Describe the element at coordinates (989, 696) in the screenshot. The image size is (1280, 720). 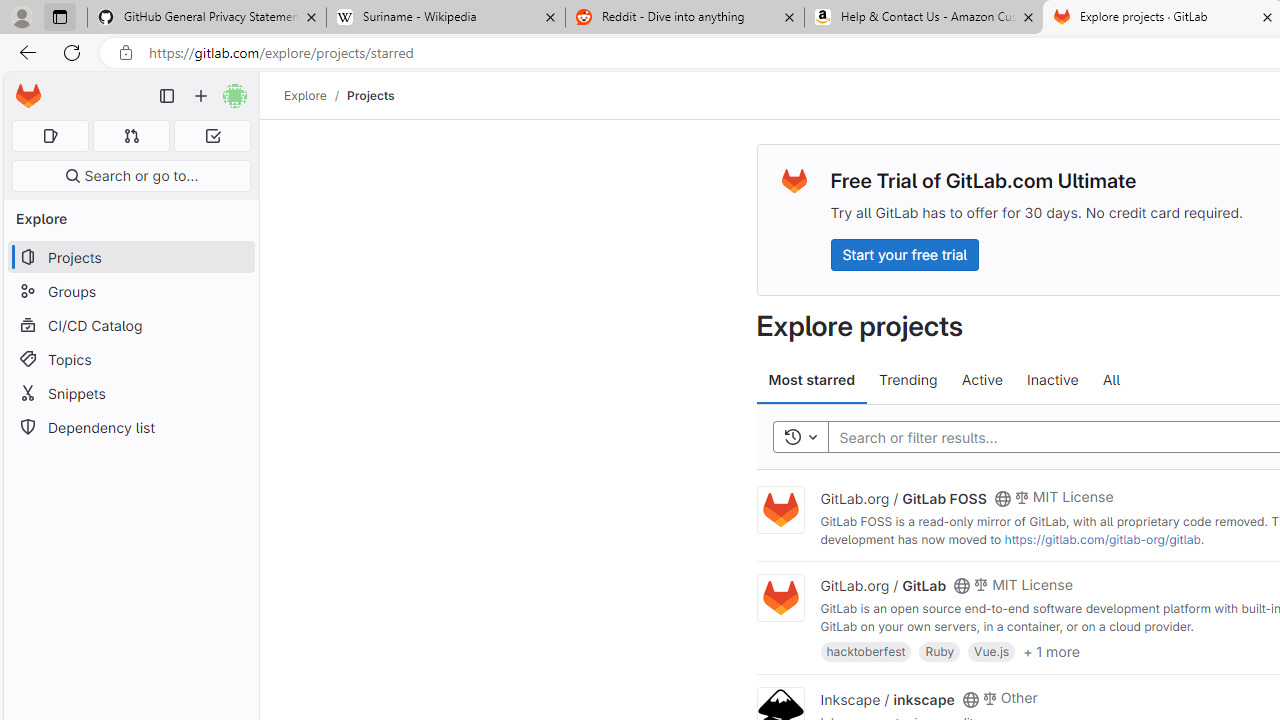
I see `'Class: s14 gl-mr-2'` at that location.